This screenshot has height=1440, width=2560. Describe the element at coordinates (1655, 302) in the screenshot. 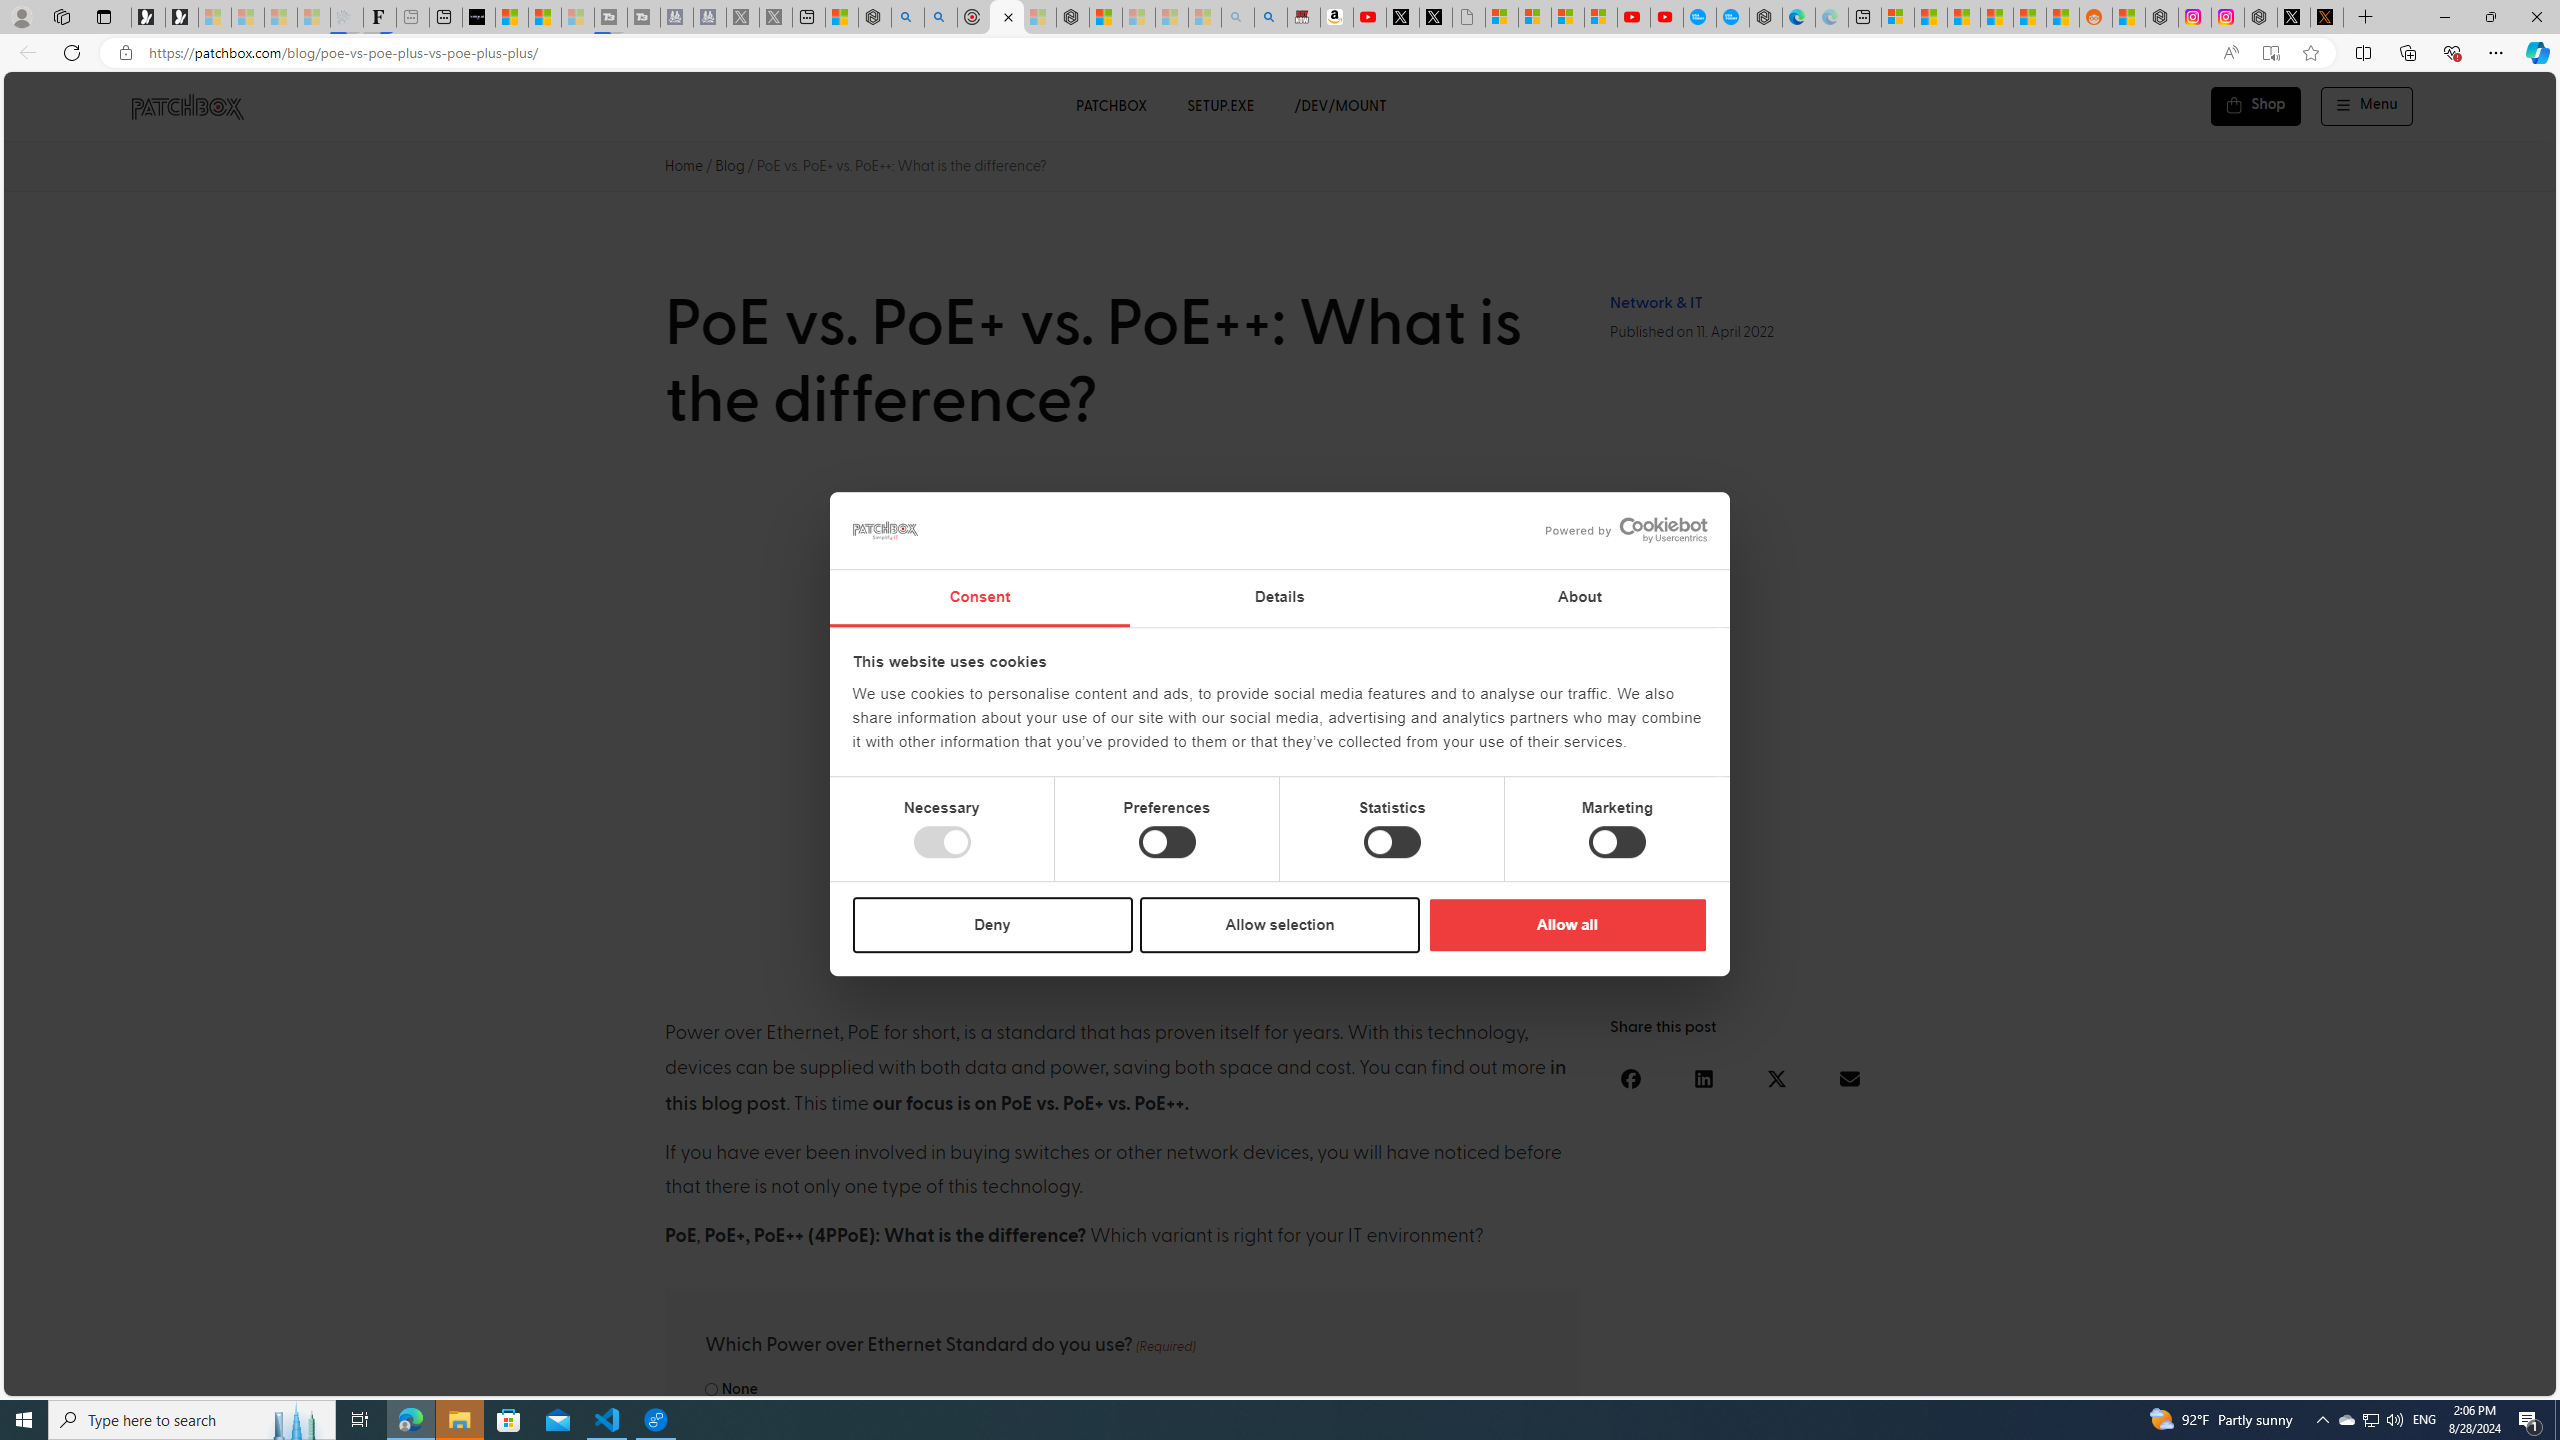

I see `'Network & IT'` at that location.